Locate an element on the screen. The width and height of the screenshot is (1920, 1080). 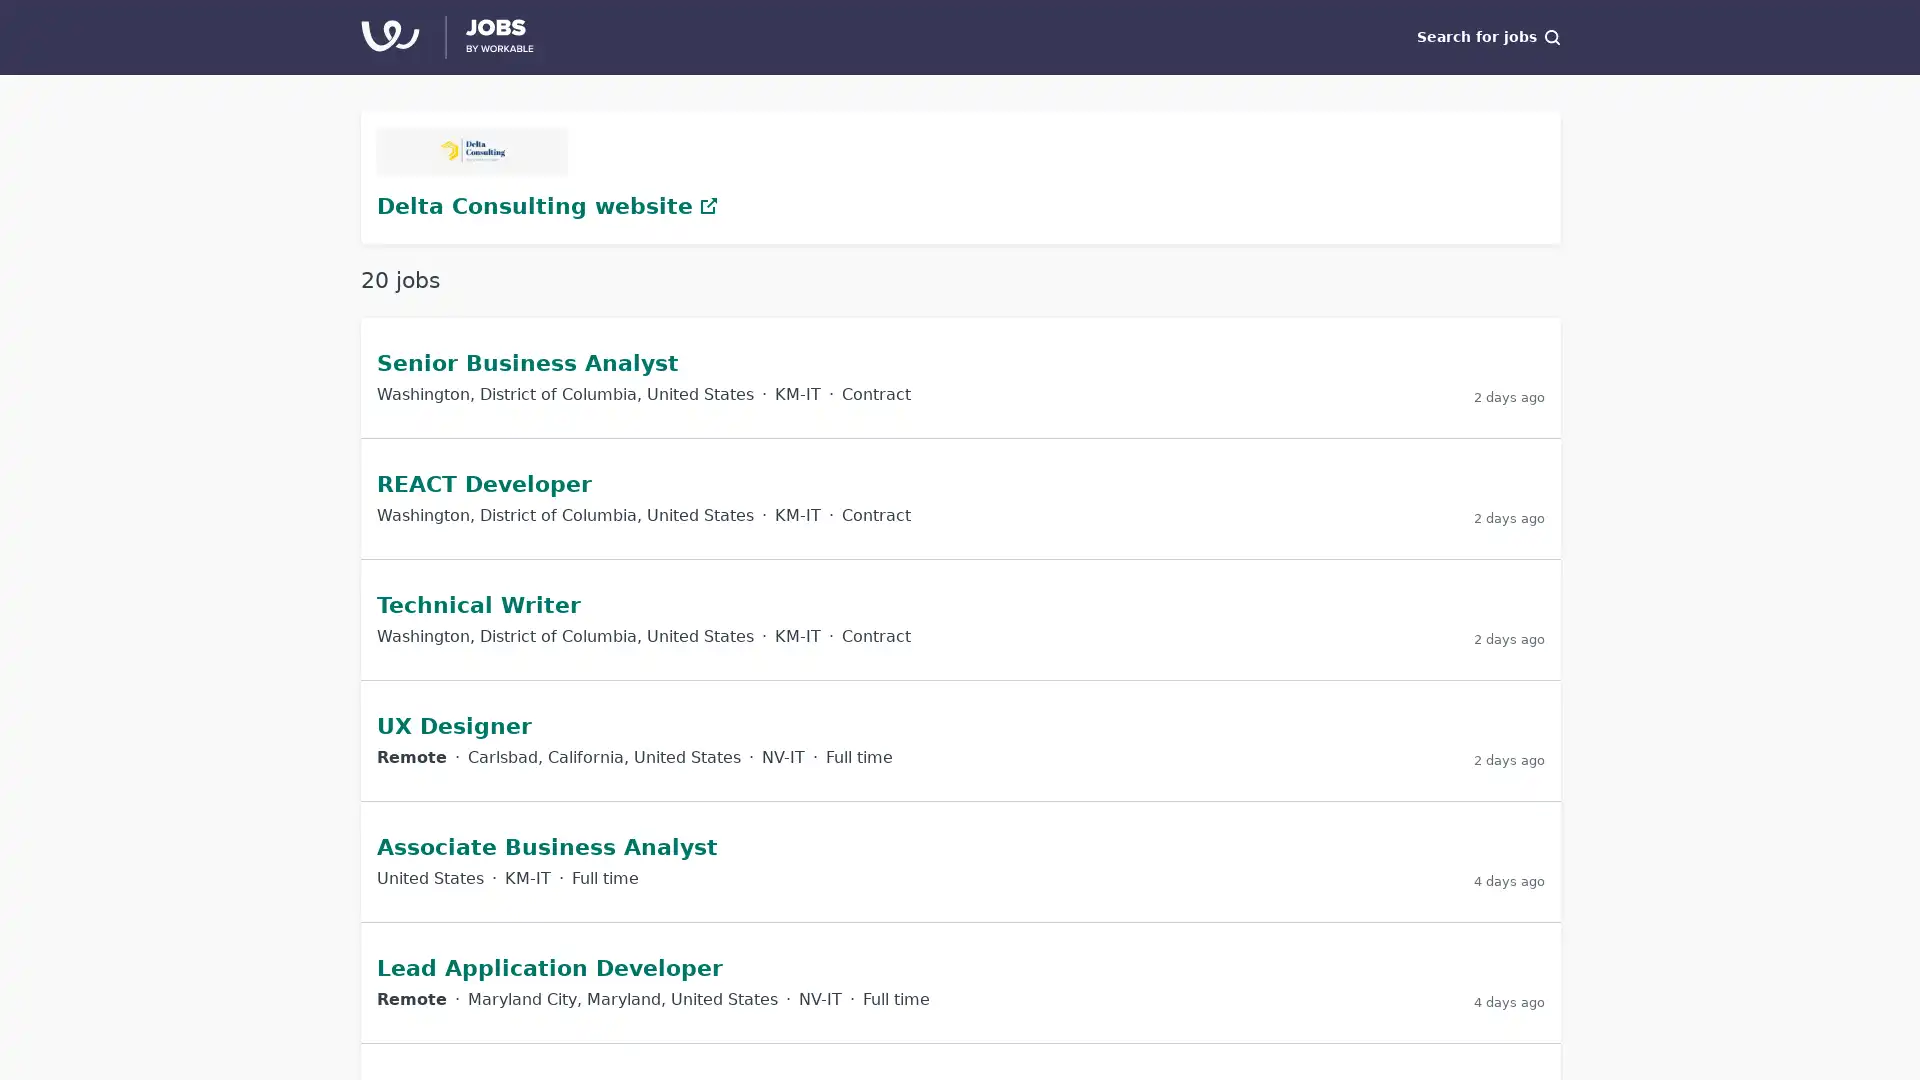
Lead Application Developer is located at coordinates (550, 966).